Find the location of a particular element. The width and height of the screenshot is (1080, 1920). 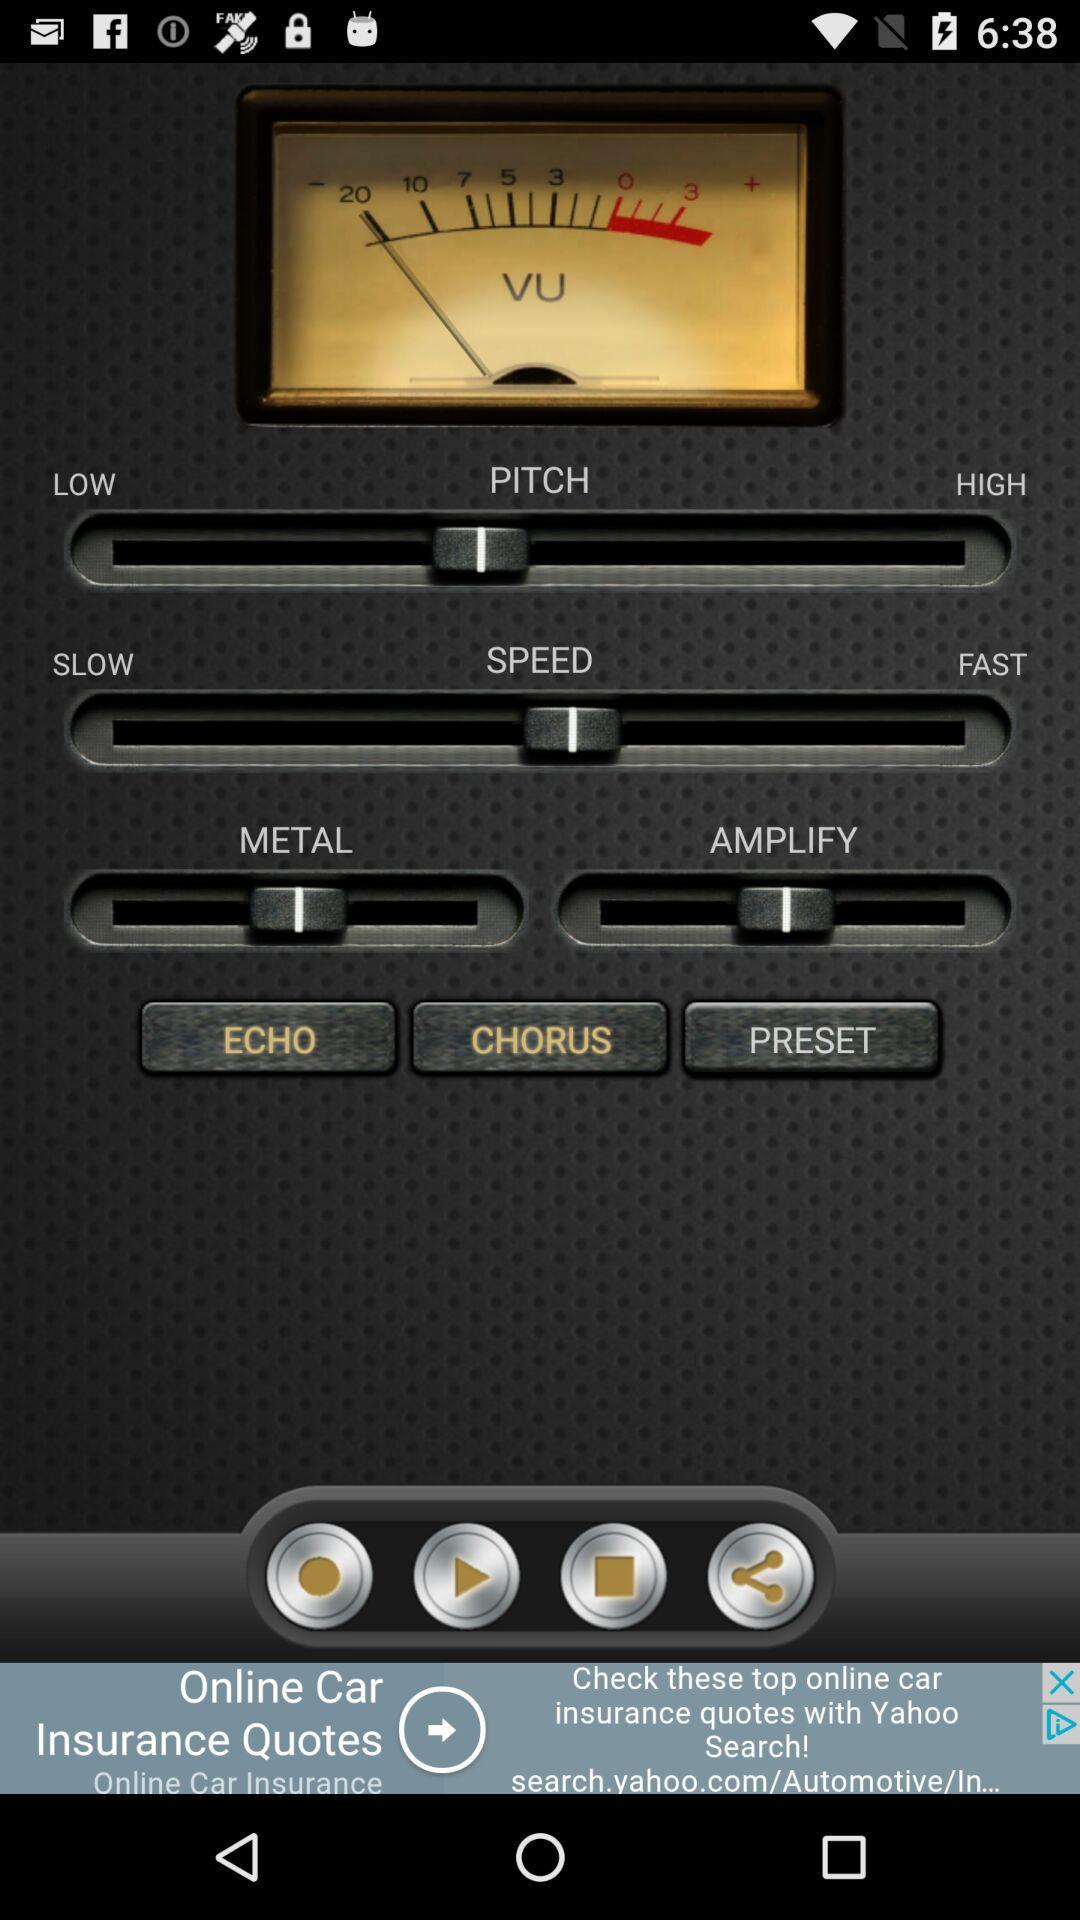

the play icon is located at coordinates (466, 1686).